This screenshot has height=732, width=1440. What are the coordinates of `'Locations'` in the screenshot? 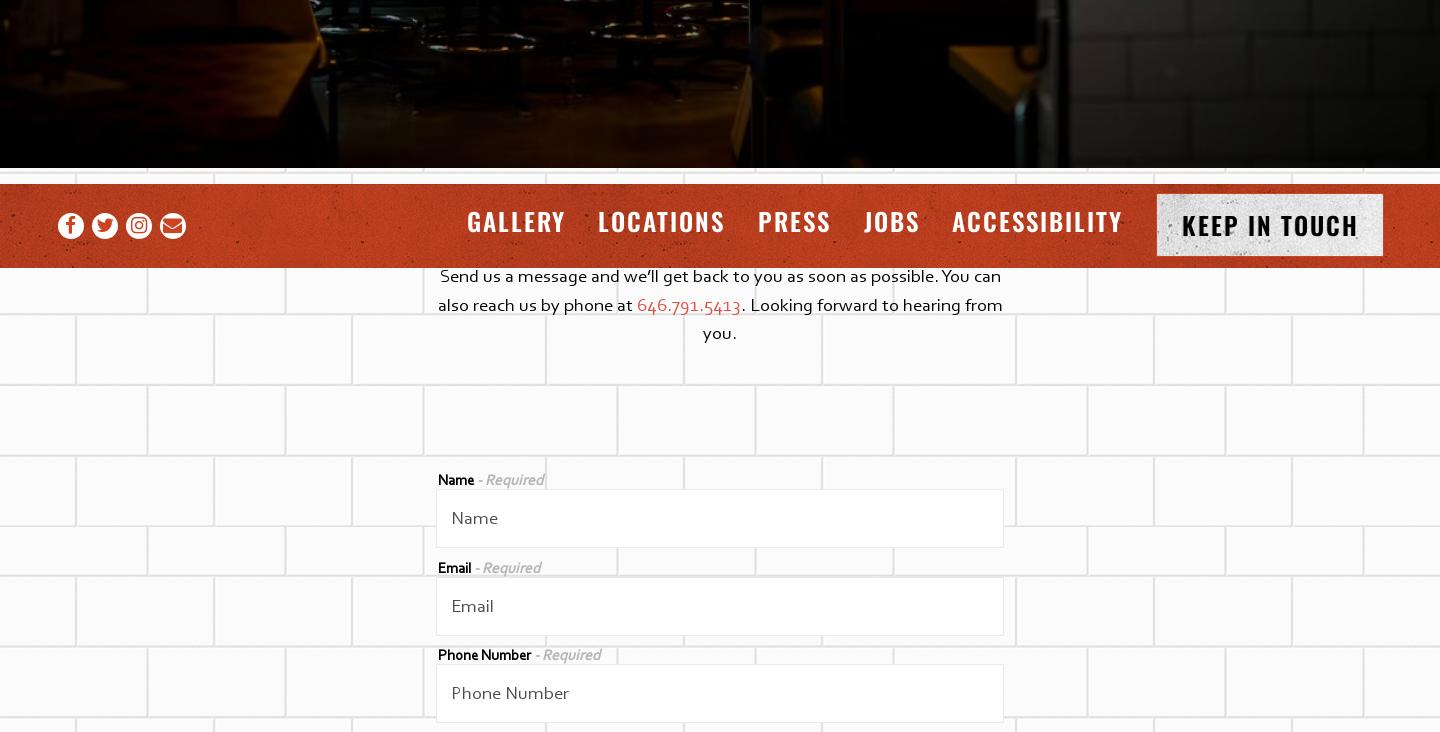 It's located at (661, 219).